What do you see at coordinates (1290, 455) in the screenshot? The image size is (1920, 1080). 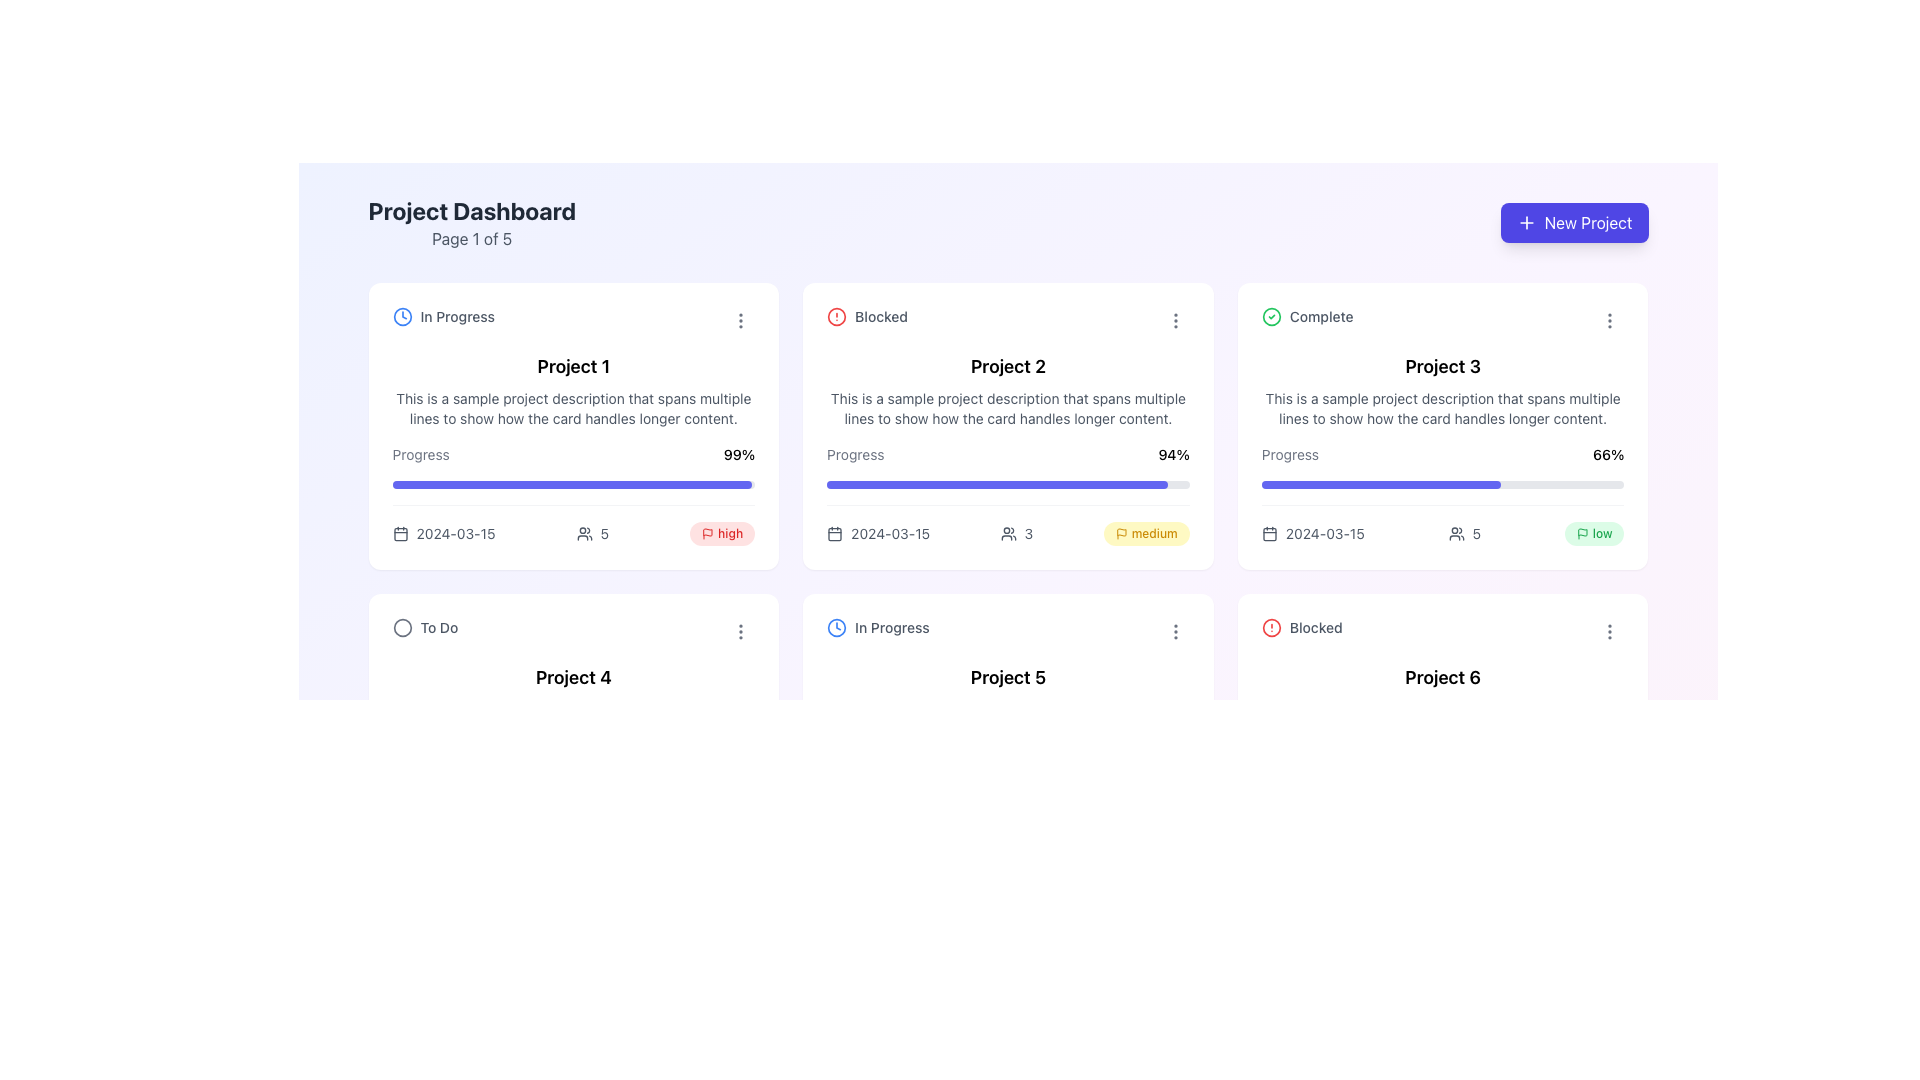 I see `the static label indicating the project's completion progress, located in the card labeled 'Project 3', positioned above the progress bar` at bounding box center [1290, 455].